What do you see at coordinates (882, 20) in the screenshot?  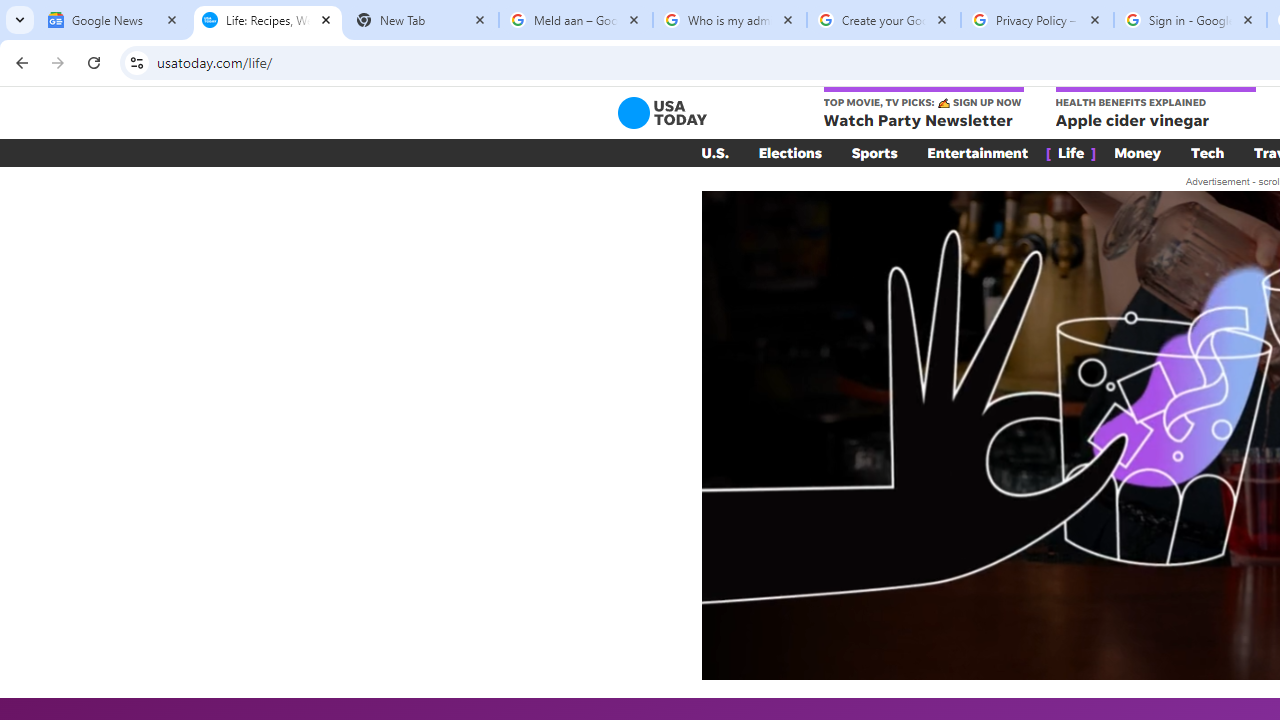 I see `'Create your Google Account'` at bounding box center [882, 20].